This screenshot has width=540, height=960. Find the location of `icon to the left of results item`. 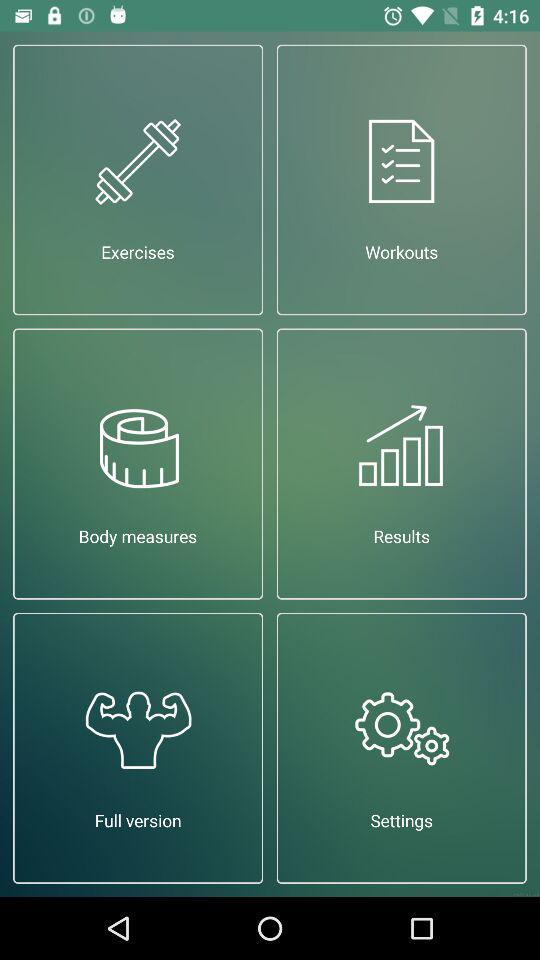

icon to the left of results item is located at coordinates (137, 464).